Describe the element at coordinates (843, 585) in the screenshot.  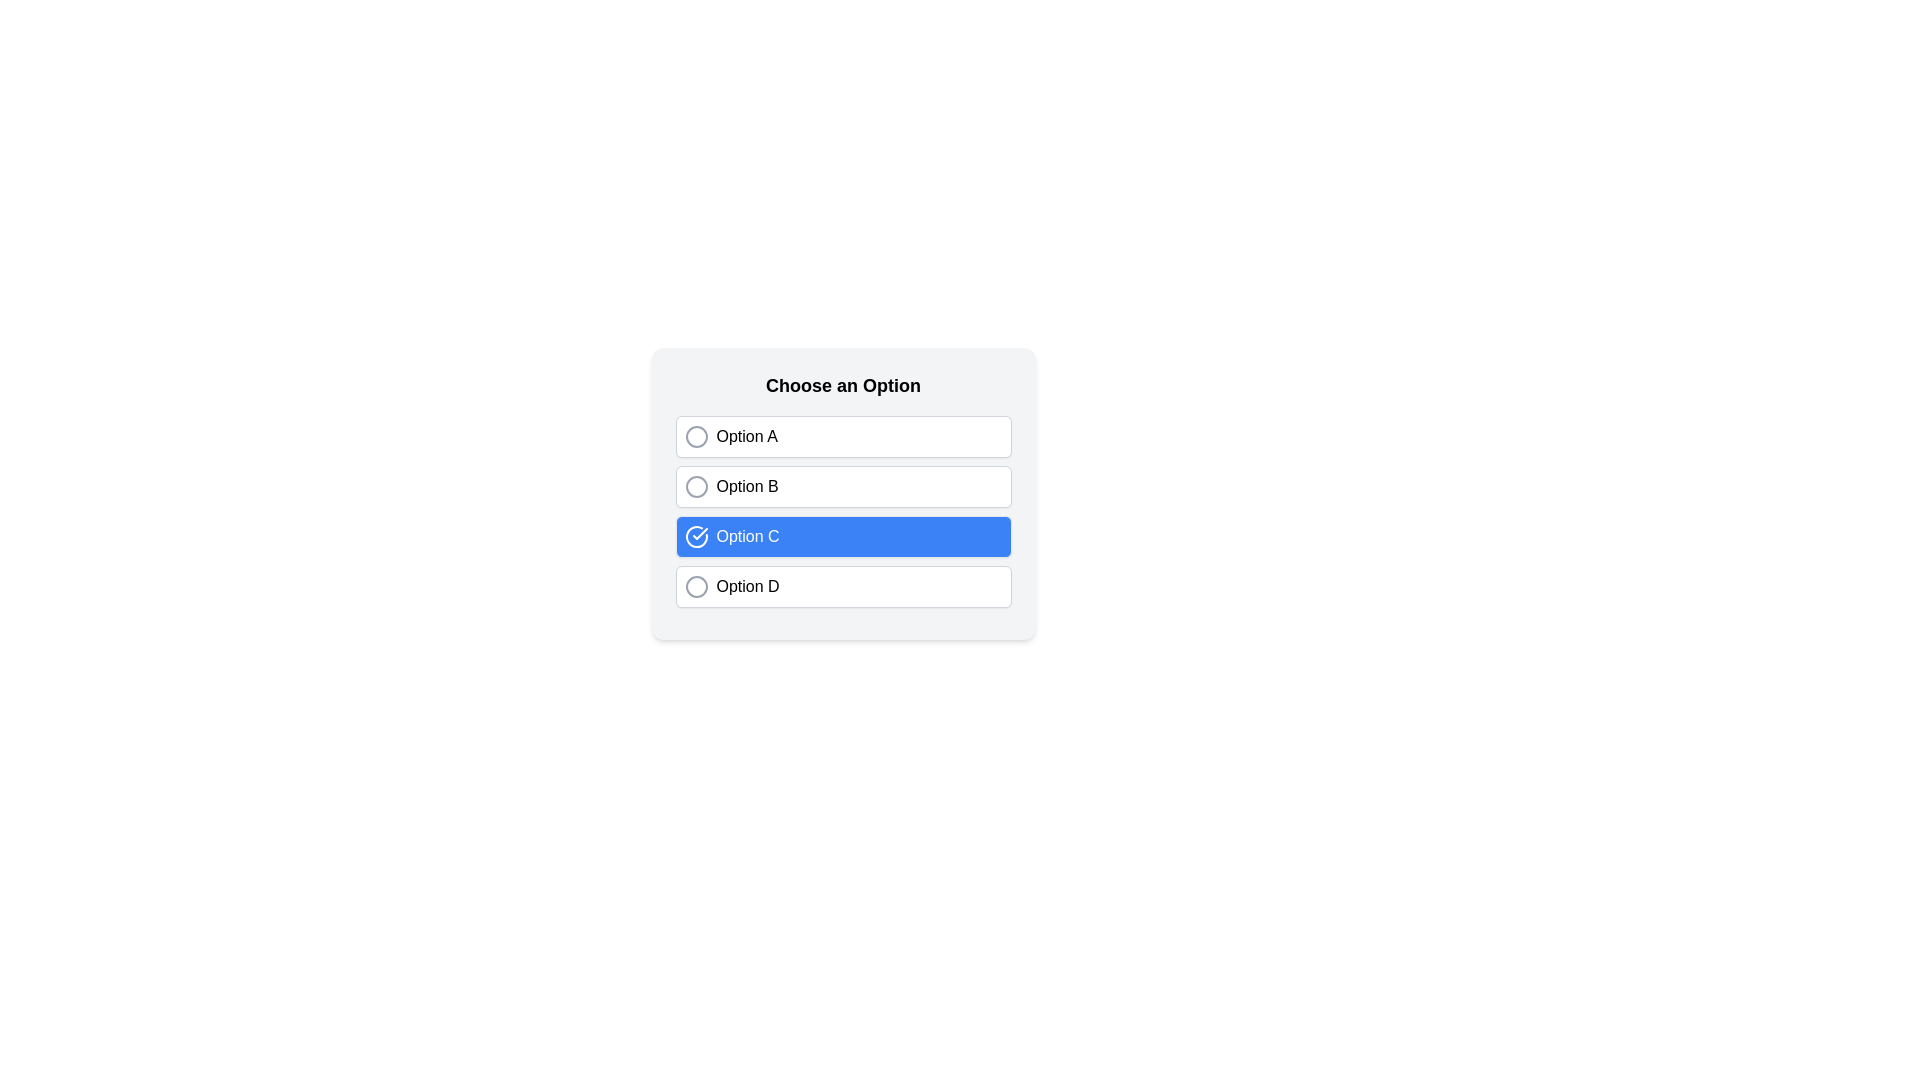
I see `the selectable option labeled 'Option D', which is the last option in a vertical list of four options` at that location.